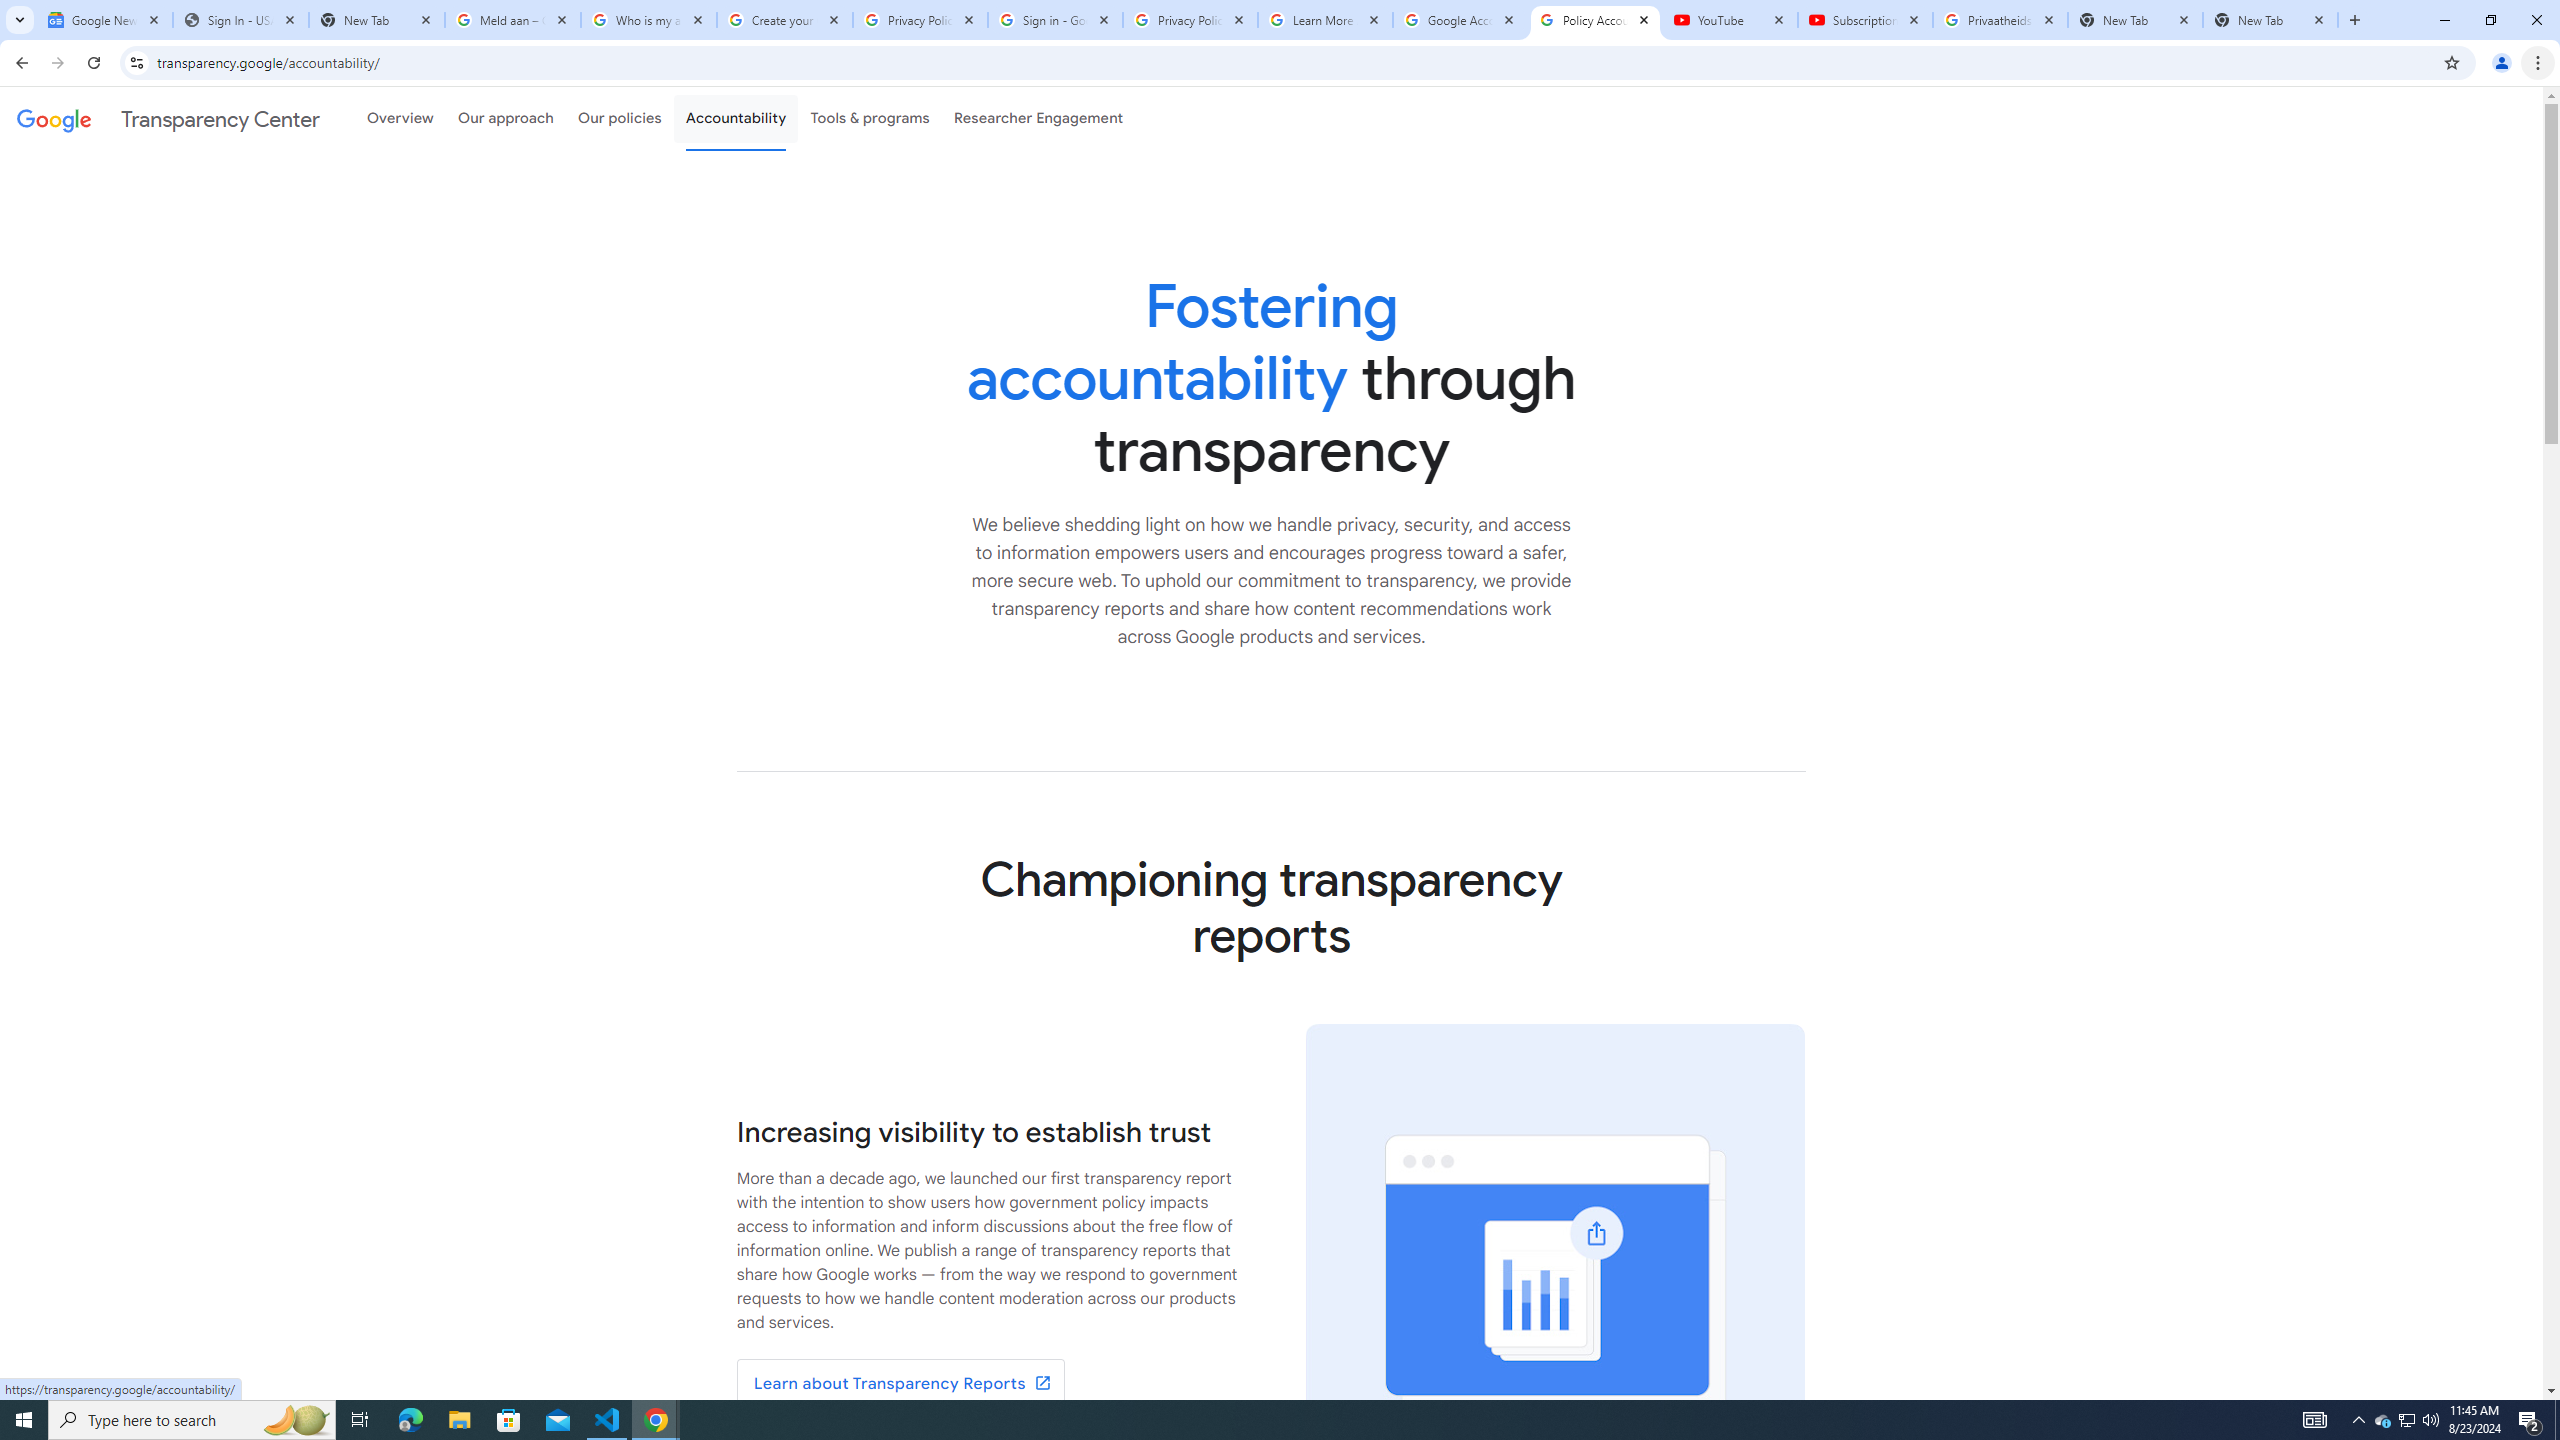  What do you see at coordinates (103, 19) in the screenshot?
I see `'Google News'` at bounding box center [103, 19].